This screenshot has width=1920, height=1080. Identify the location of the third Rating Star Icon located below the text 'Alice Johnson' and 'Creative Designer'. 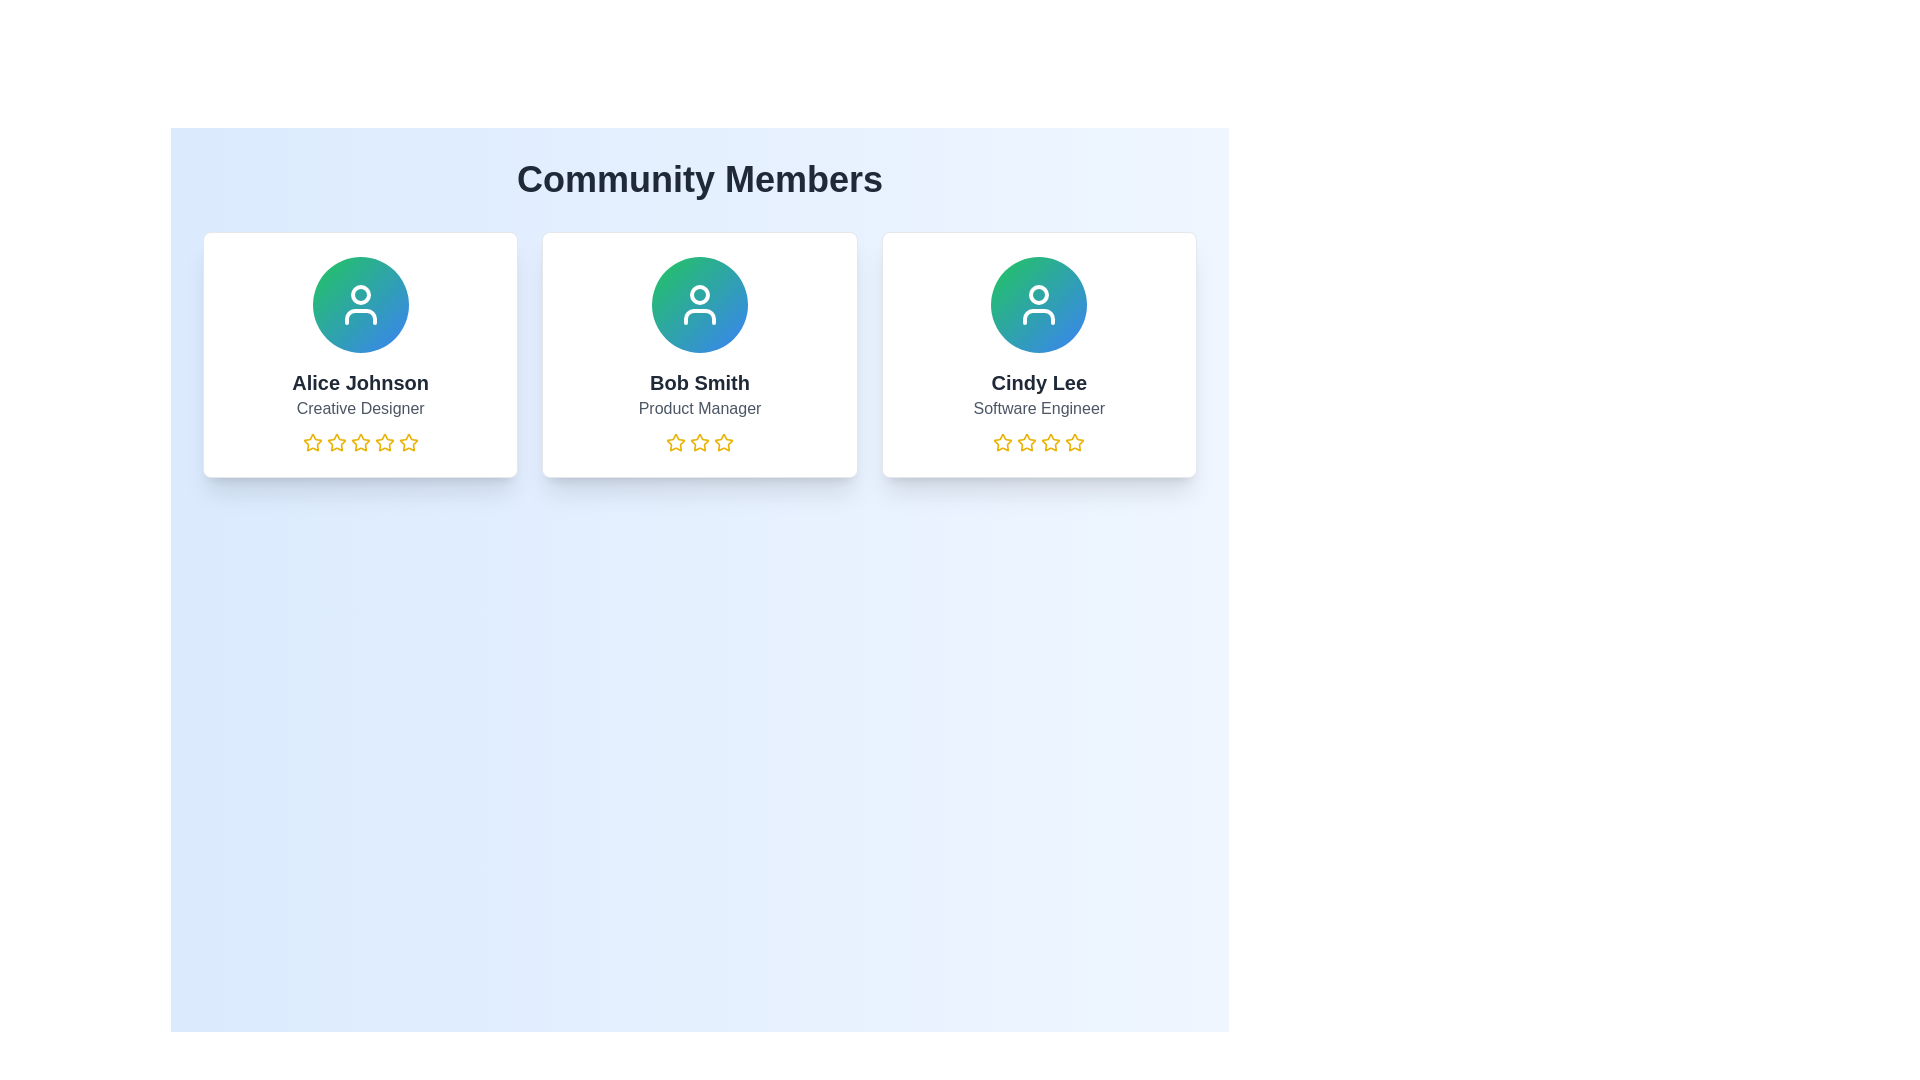
(336, 442).